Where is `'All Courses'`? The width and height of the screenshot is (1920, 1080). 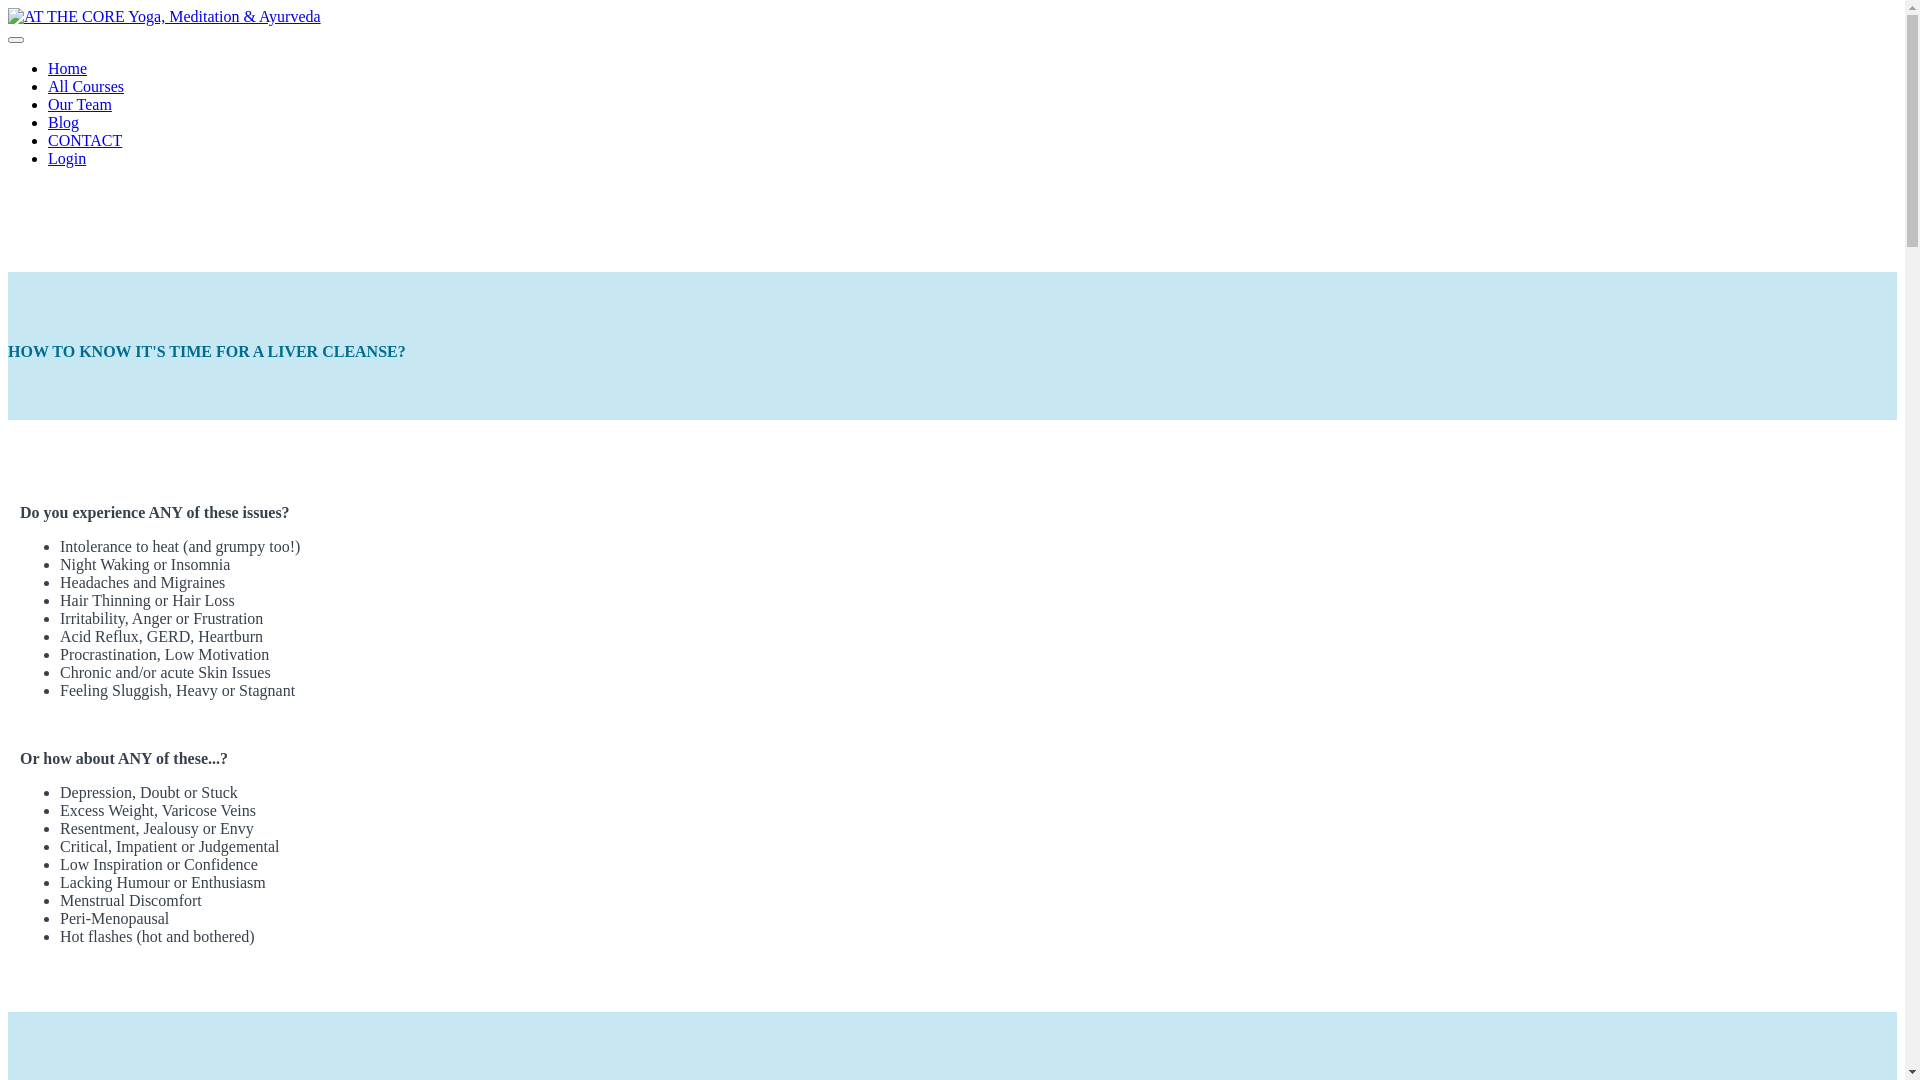 'All Courses' is located at coordinates (85, 85).